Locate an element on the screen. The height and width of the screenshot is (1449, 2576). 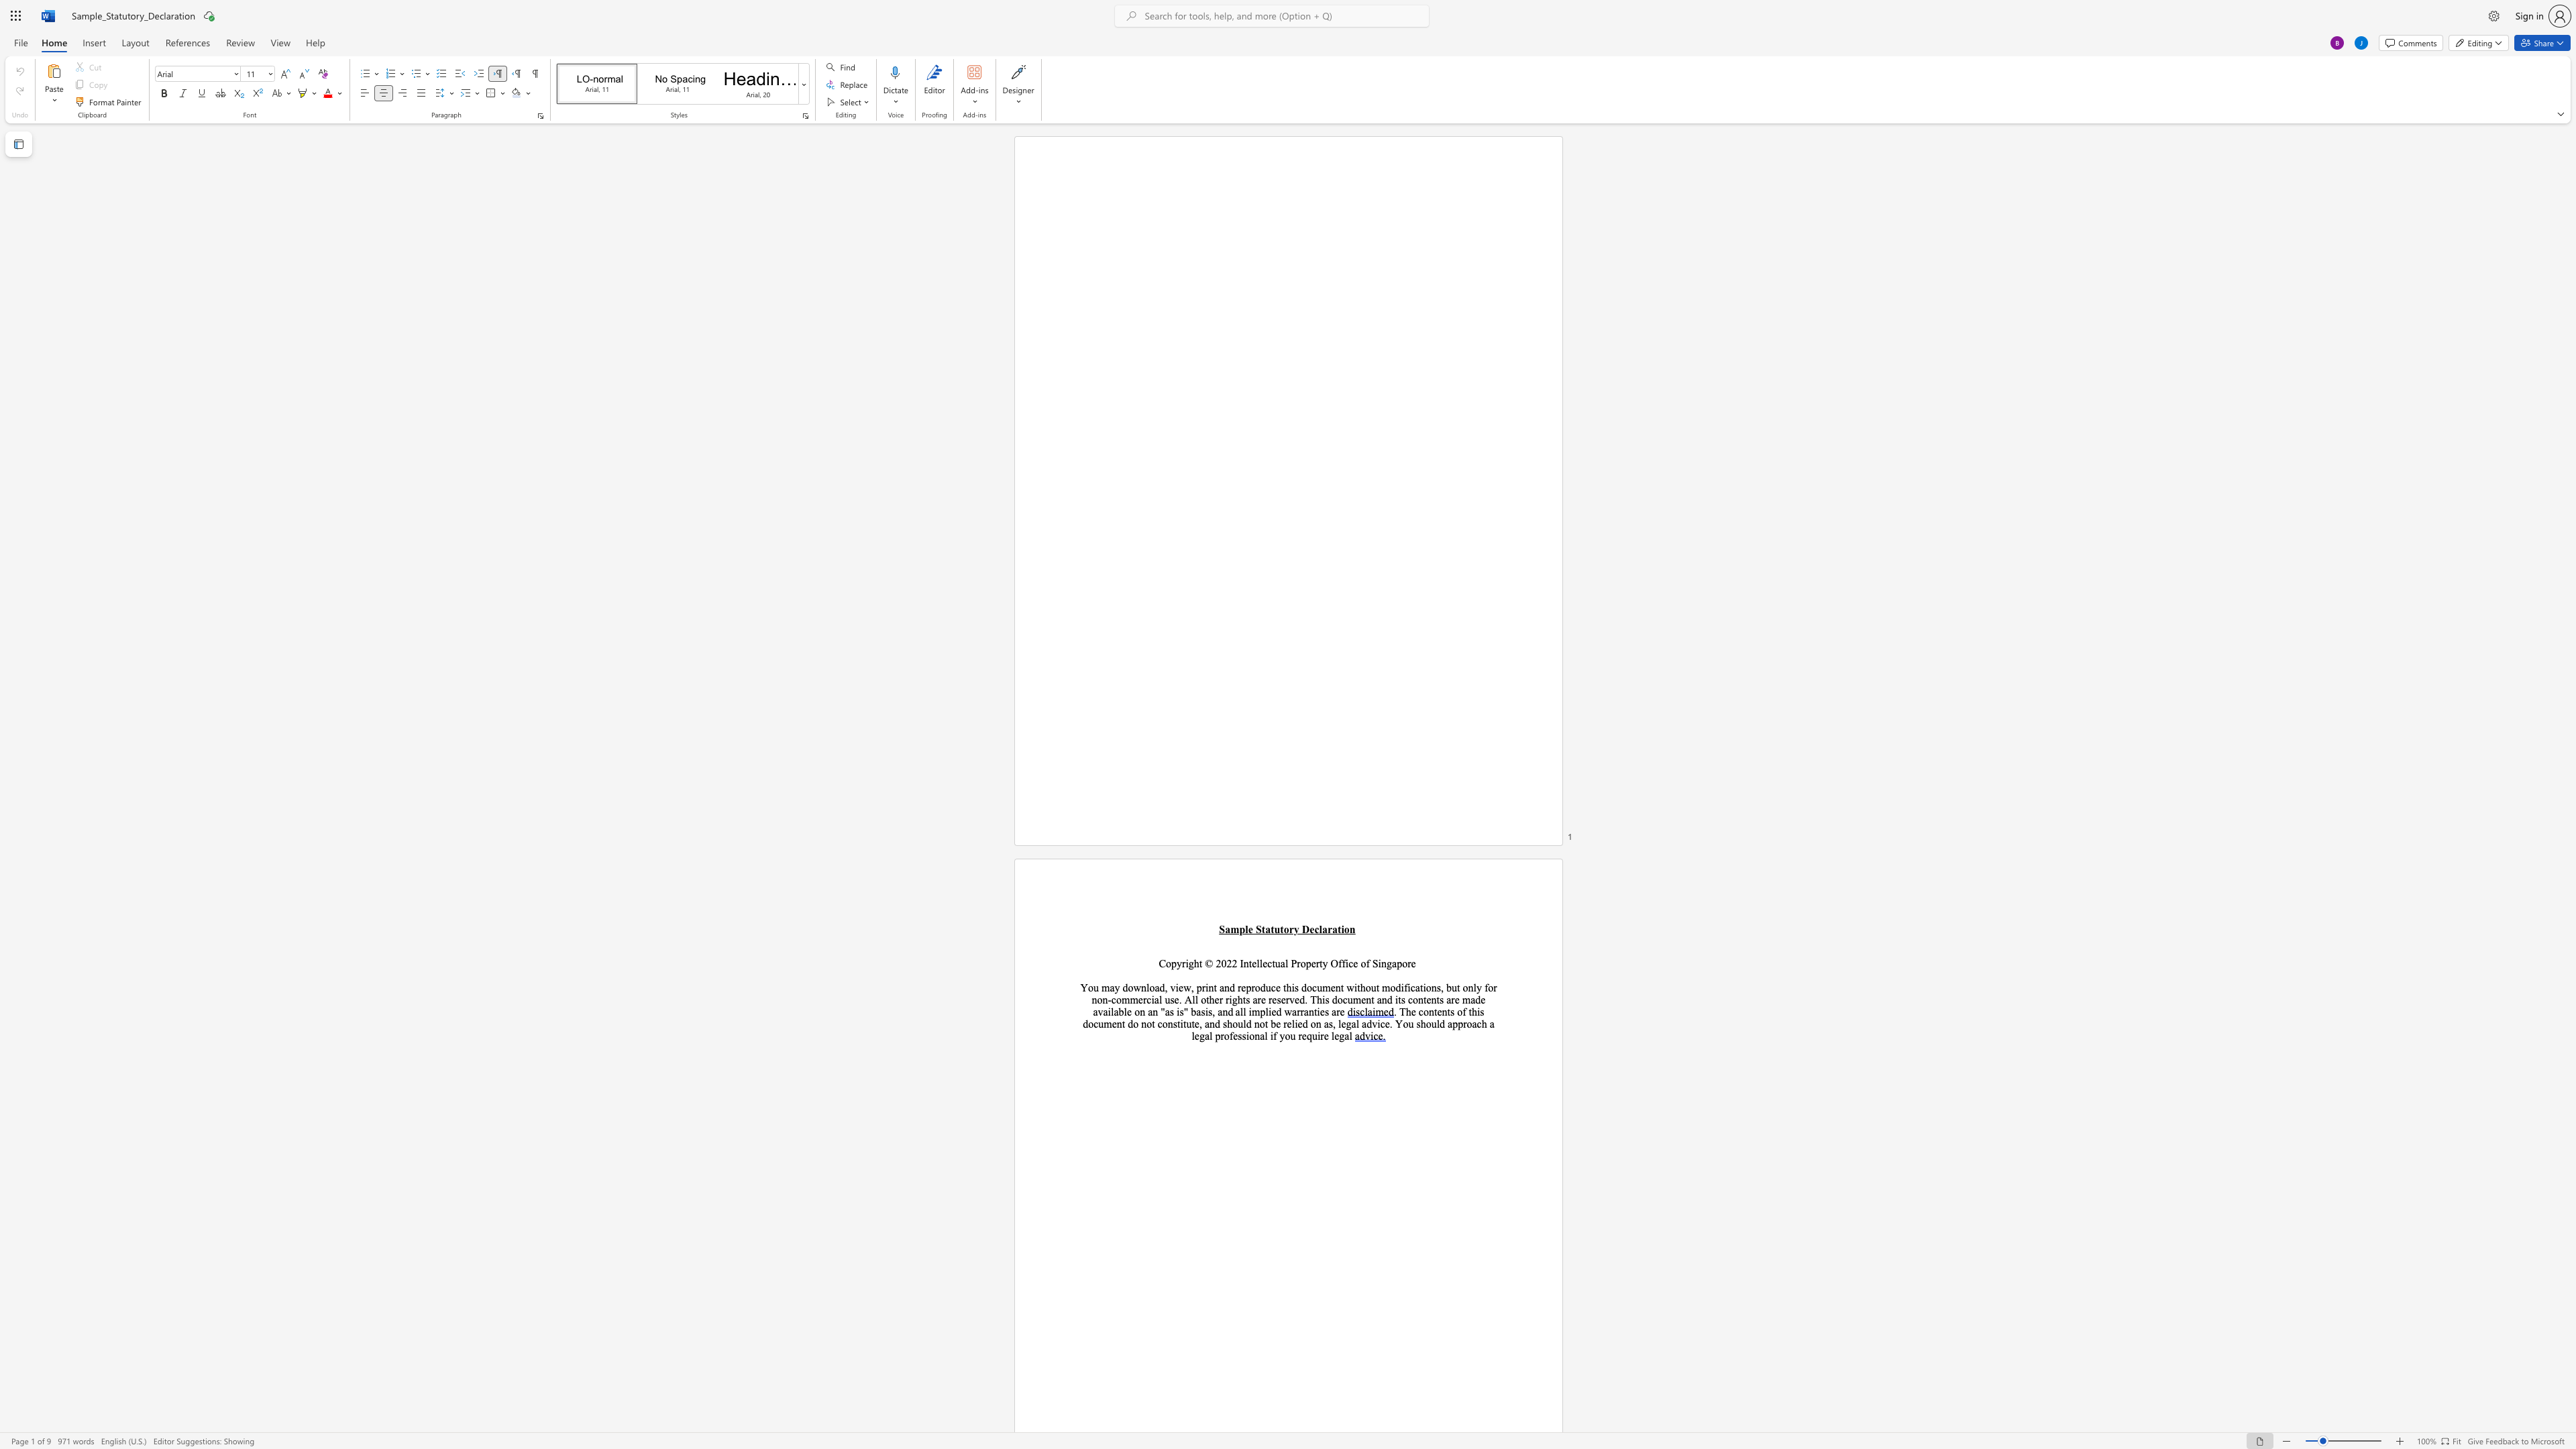
the subset text "not cons" within the text "do not constitute" is located at coordinates (1140, 1023).